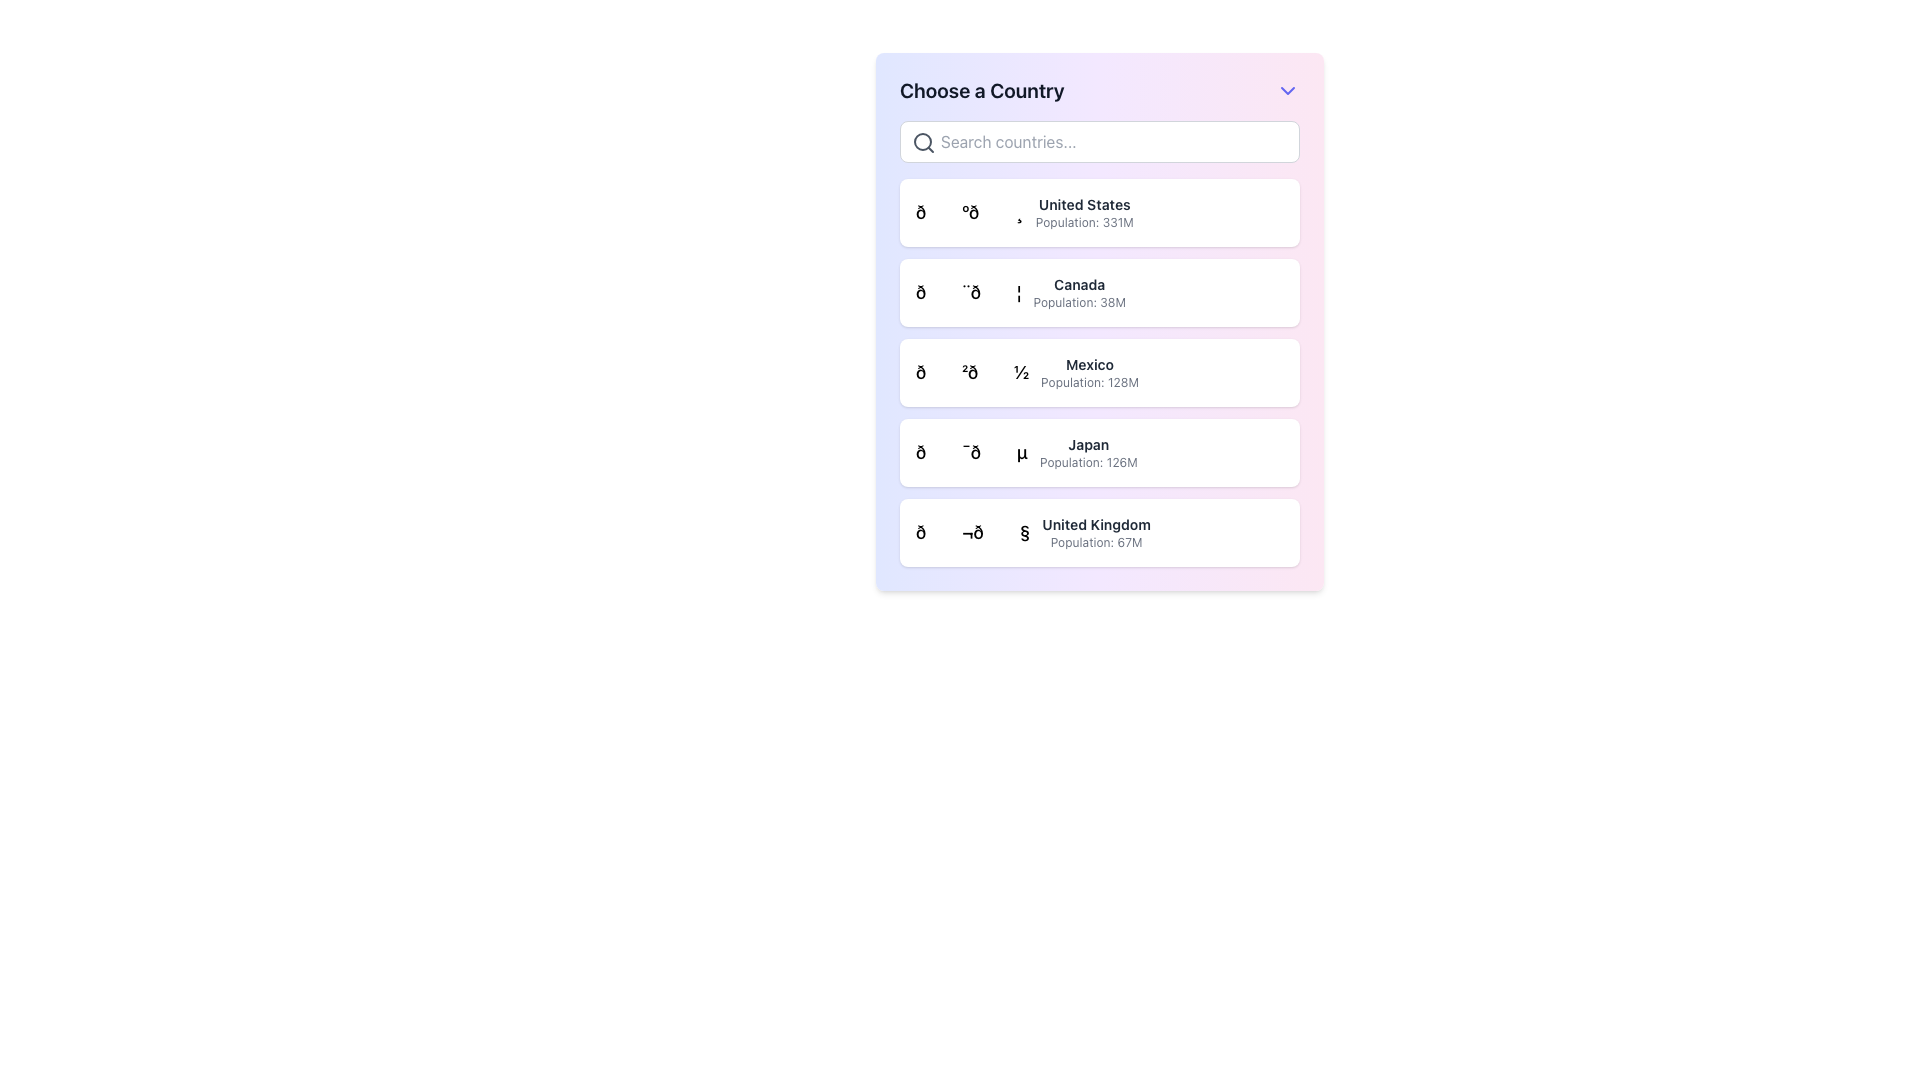 The image size is (1920, 1080). Describe the element at coordinates (923, 141) in the screenshot. I see `the gray magnifying glass icon indicating the search function, located to the left inside the search input field` at that location.